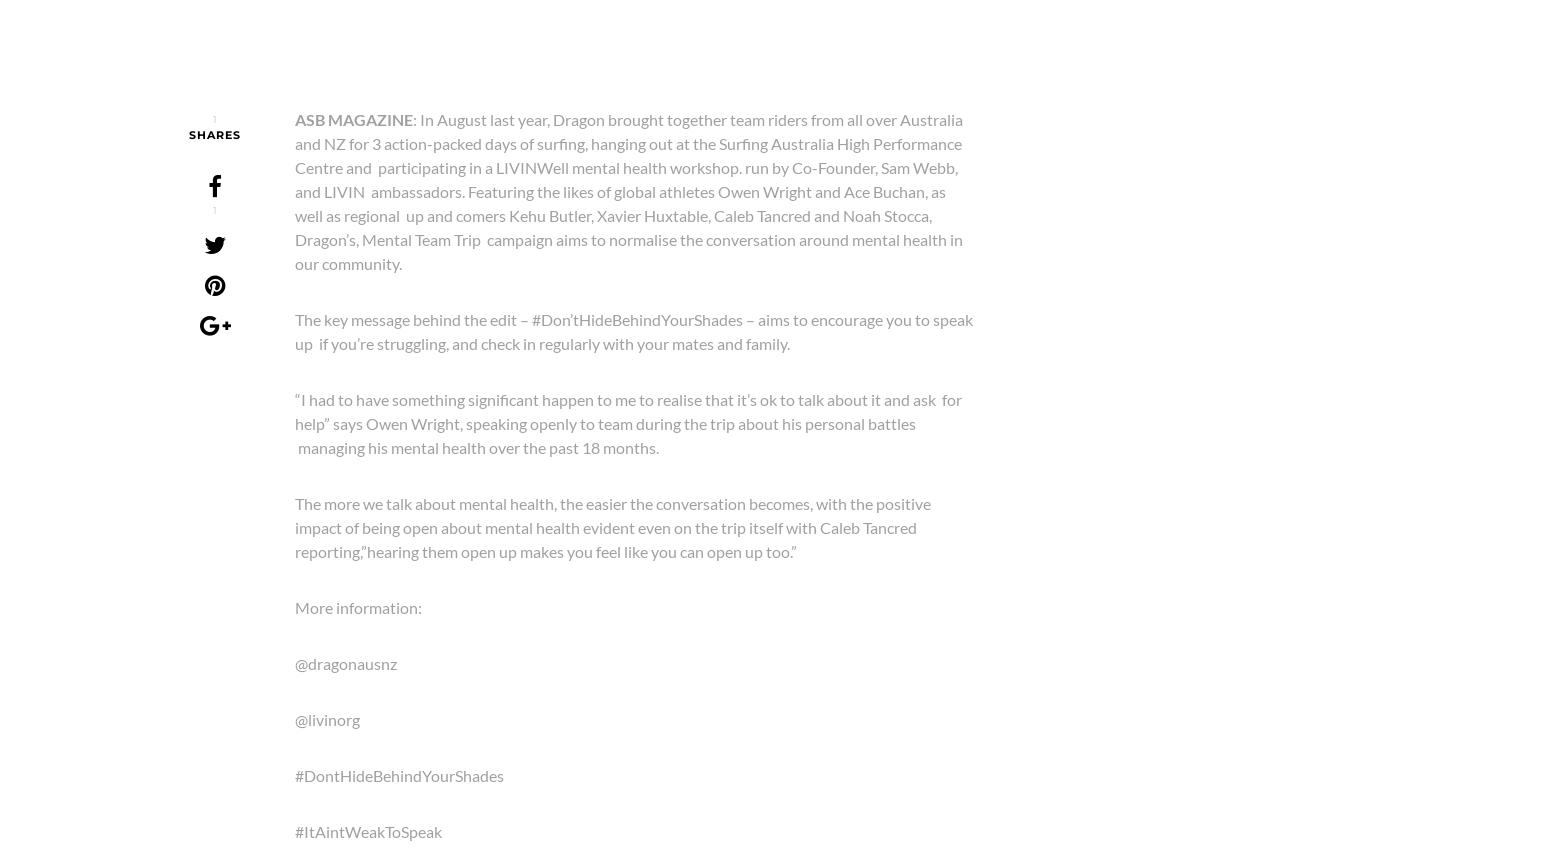 The width and height of the screenshot is (1550, 853). I want to click on 'The more we talk about mental health, the easier the conversation becomes, with the positive impact of being open about mental health evident even on the trip itself with Caleb Tancred reporting,”hearing them open up makes you feel like you can open up too.”', so click(613, 525).